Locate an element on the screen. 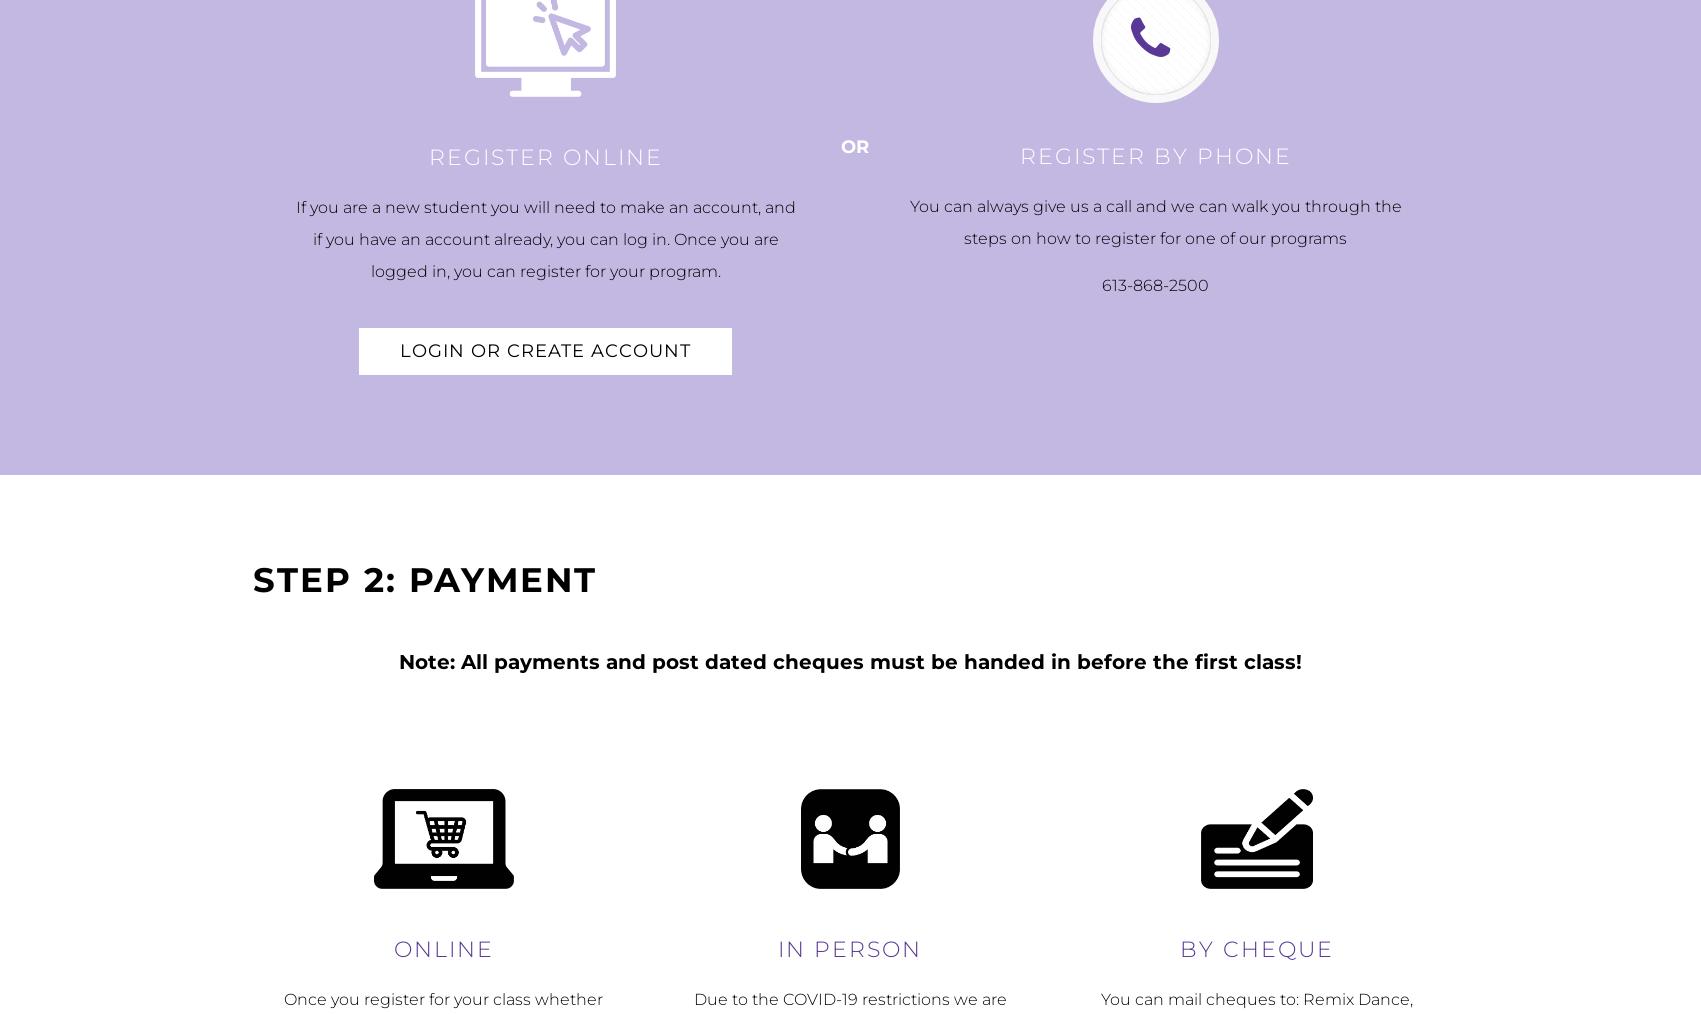 This screenshot has height=1014, width=1701. 'By Cheque' is located at coordinates (1257, 949).